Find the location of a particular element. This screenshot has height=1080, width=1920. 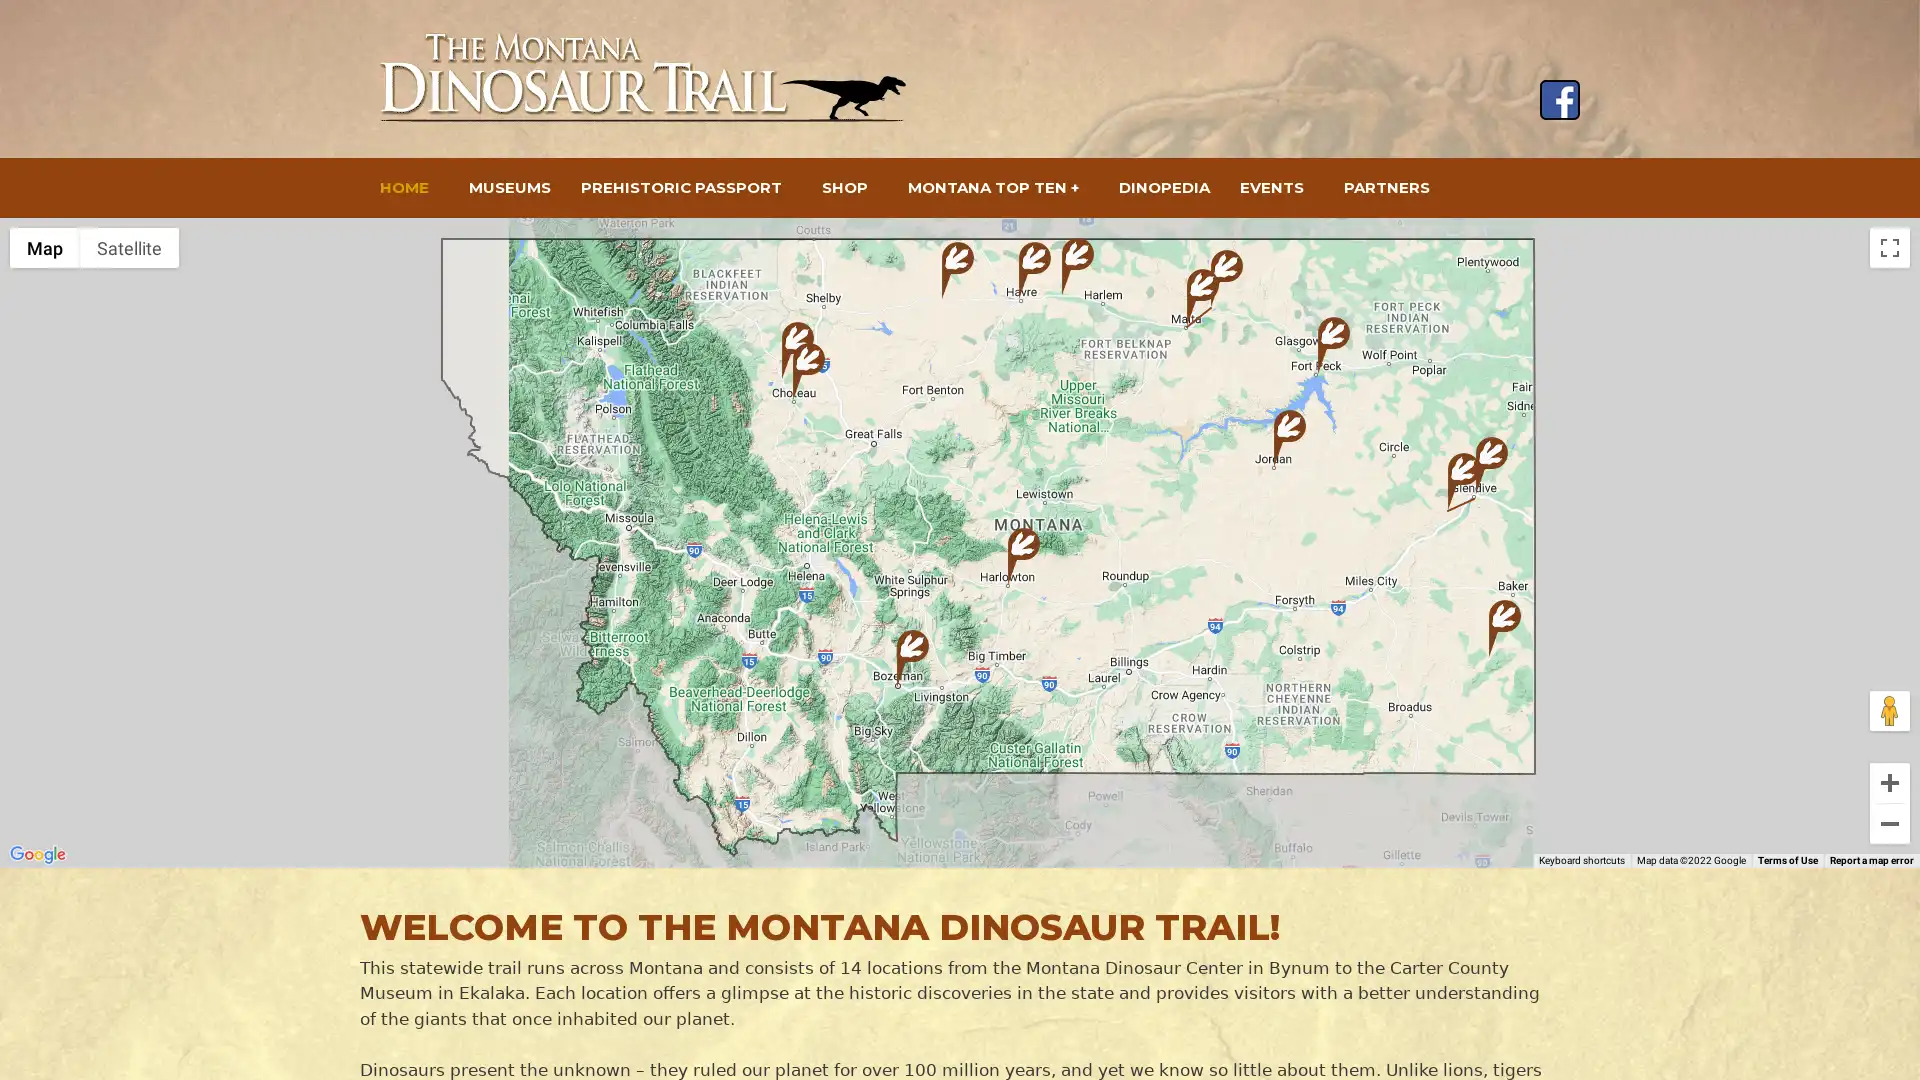

Keyboard shortcuts is located at coordinates (1581, 859).